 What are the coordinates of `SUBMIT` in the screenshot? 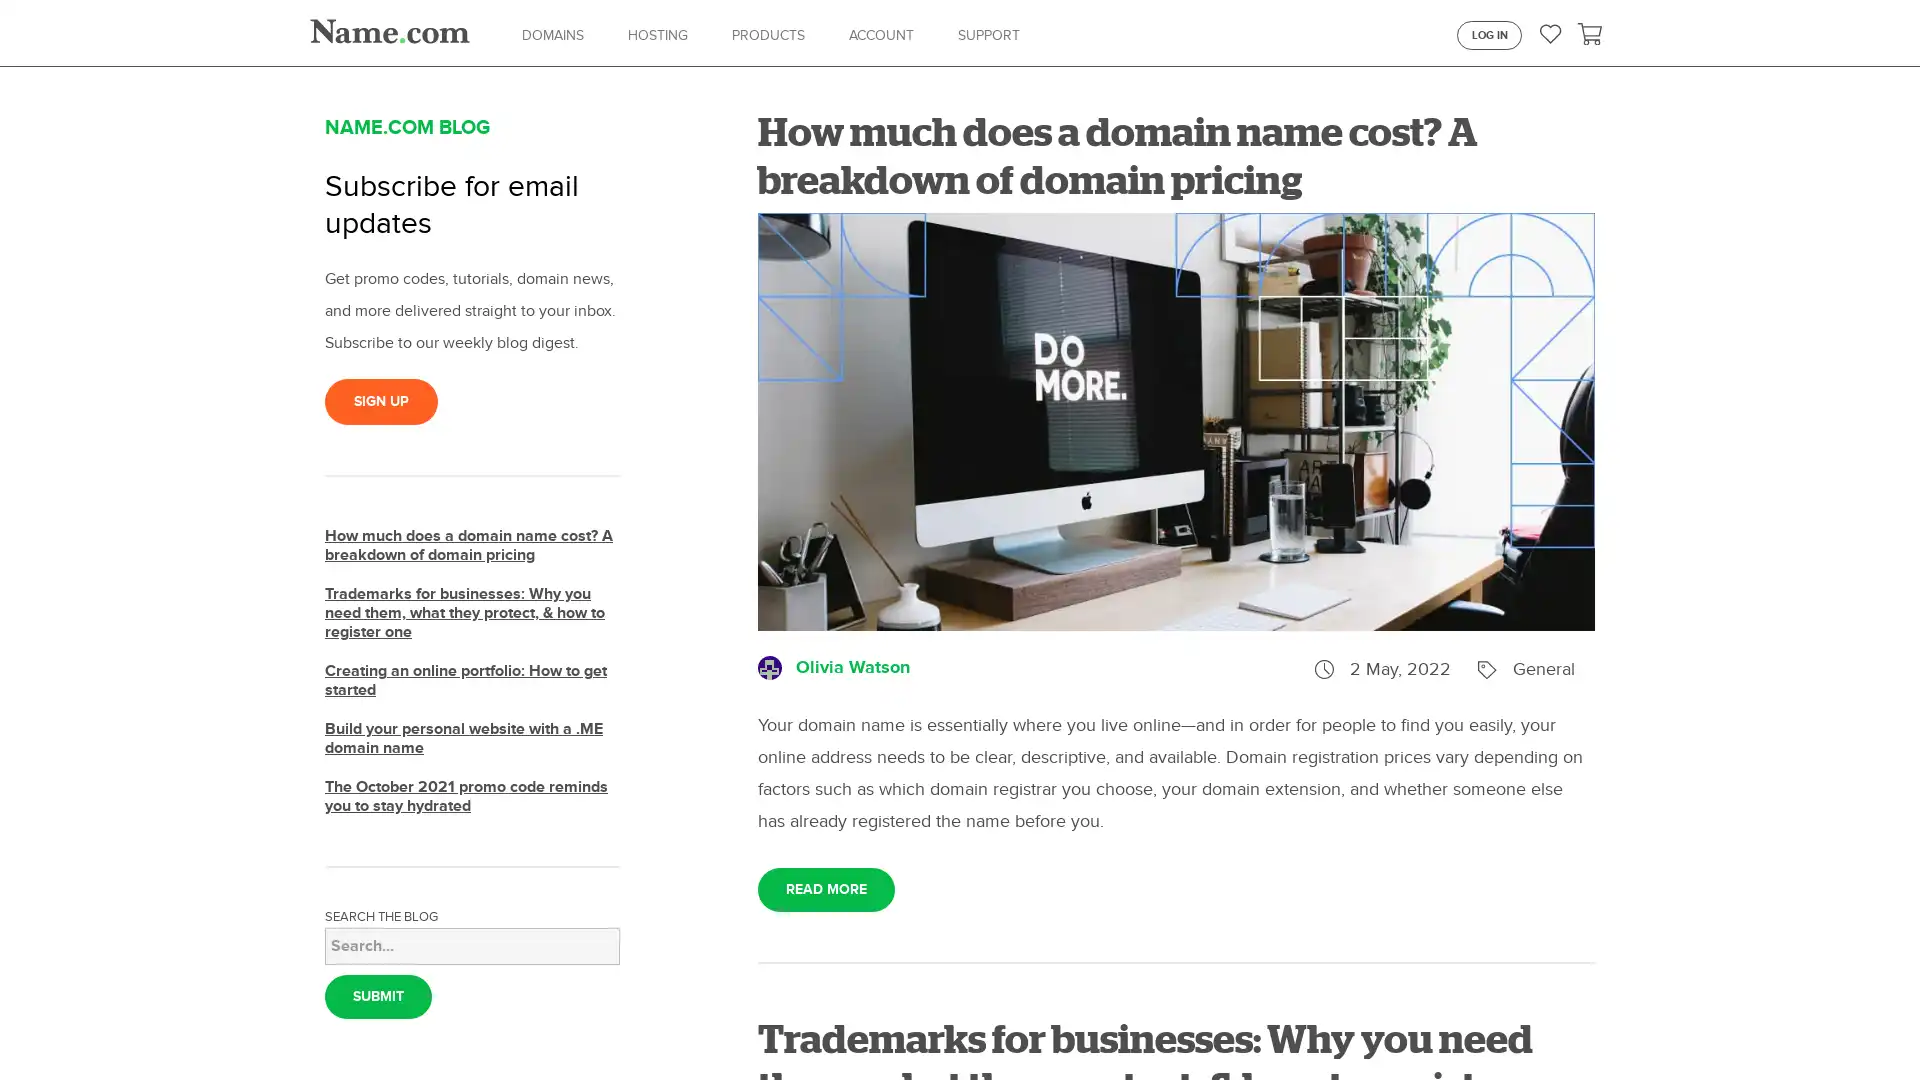 It's located at (378, 996).